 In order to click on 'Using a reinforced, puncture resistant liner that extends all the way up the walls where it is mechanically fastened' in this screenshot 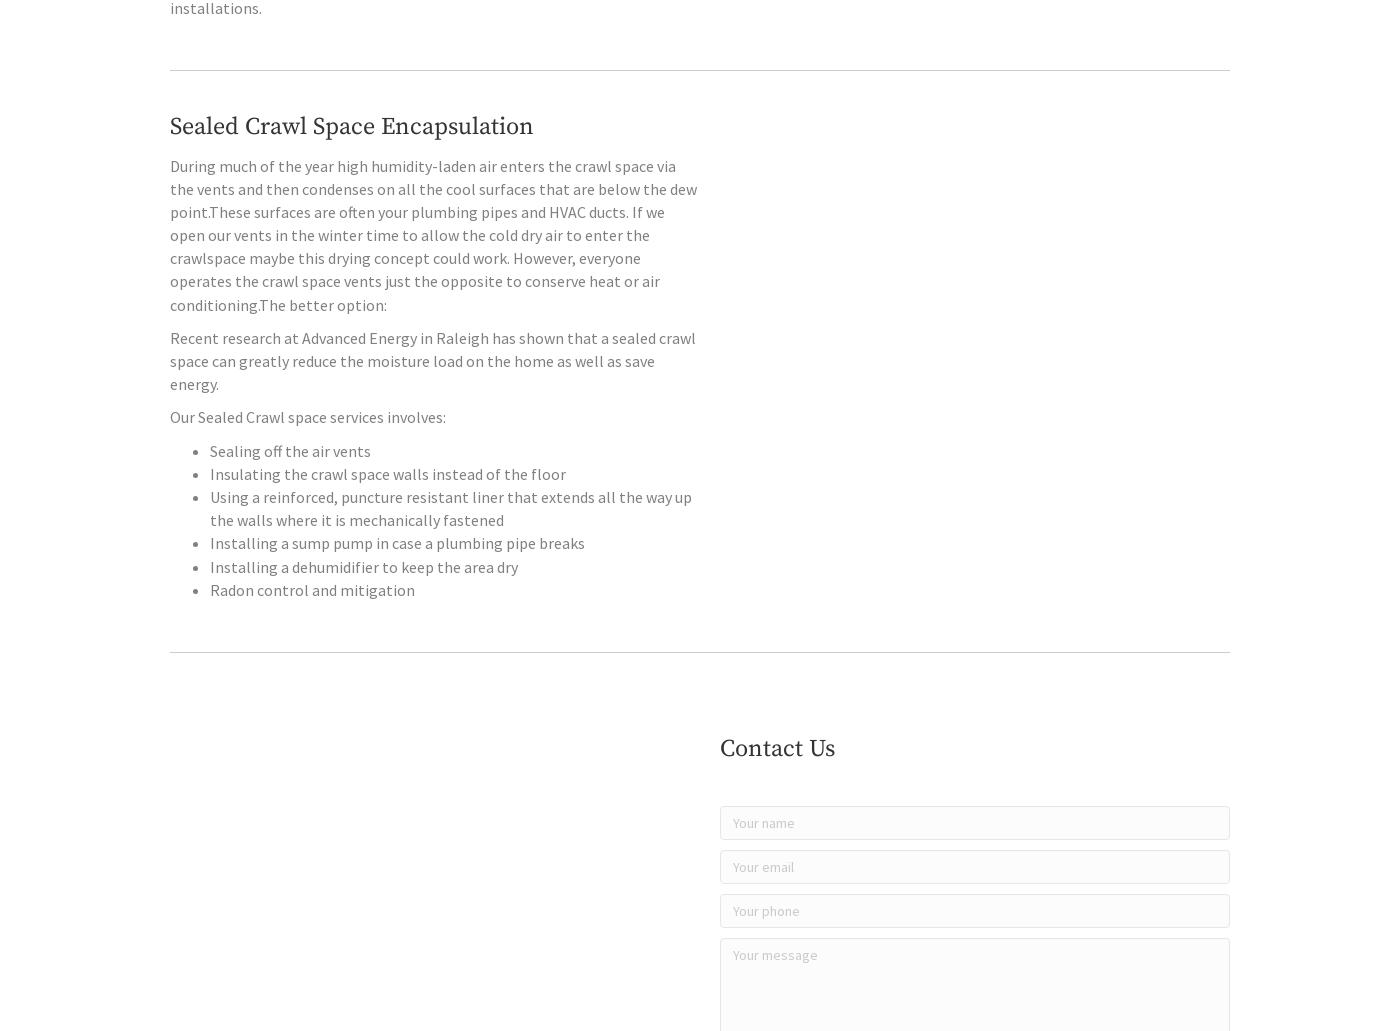, I will do `click(450, 549)`.